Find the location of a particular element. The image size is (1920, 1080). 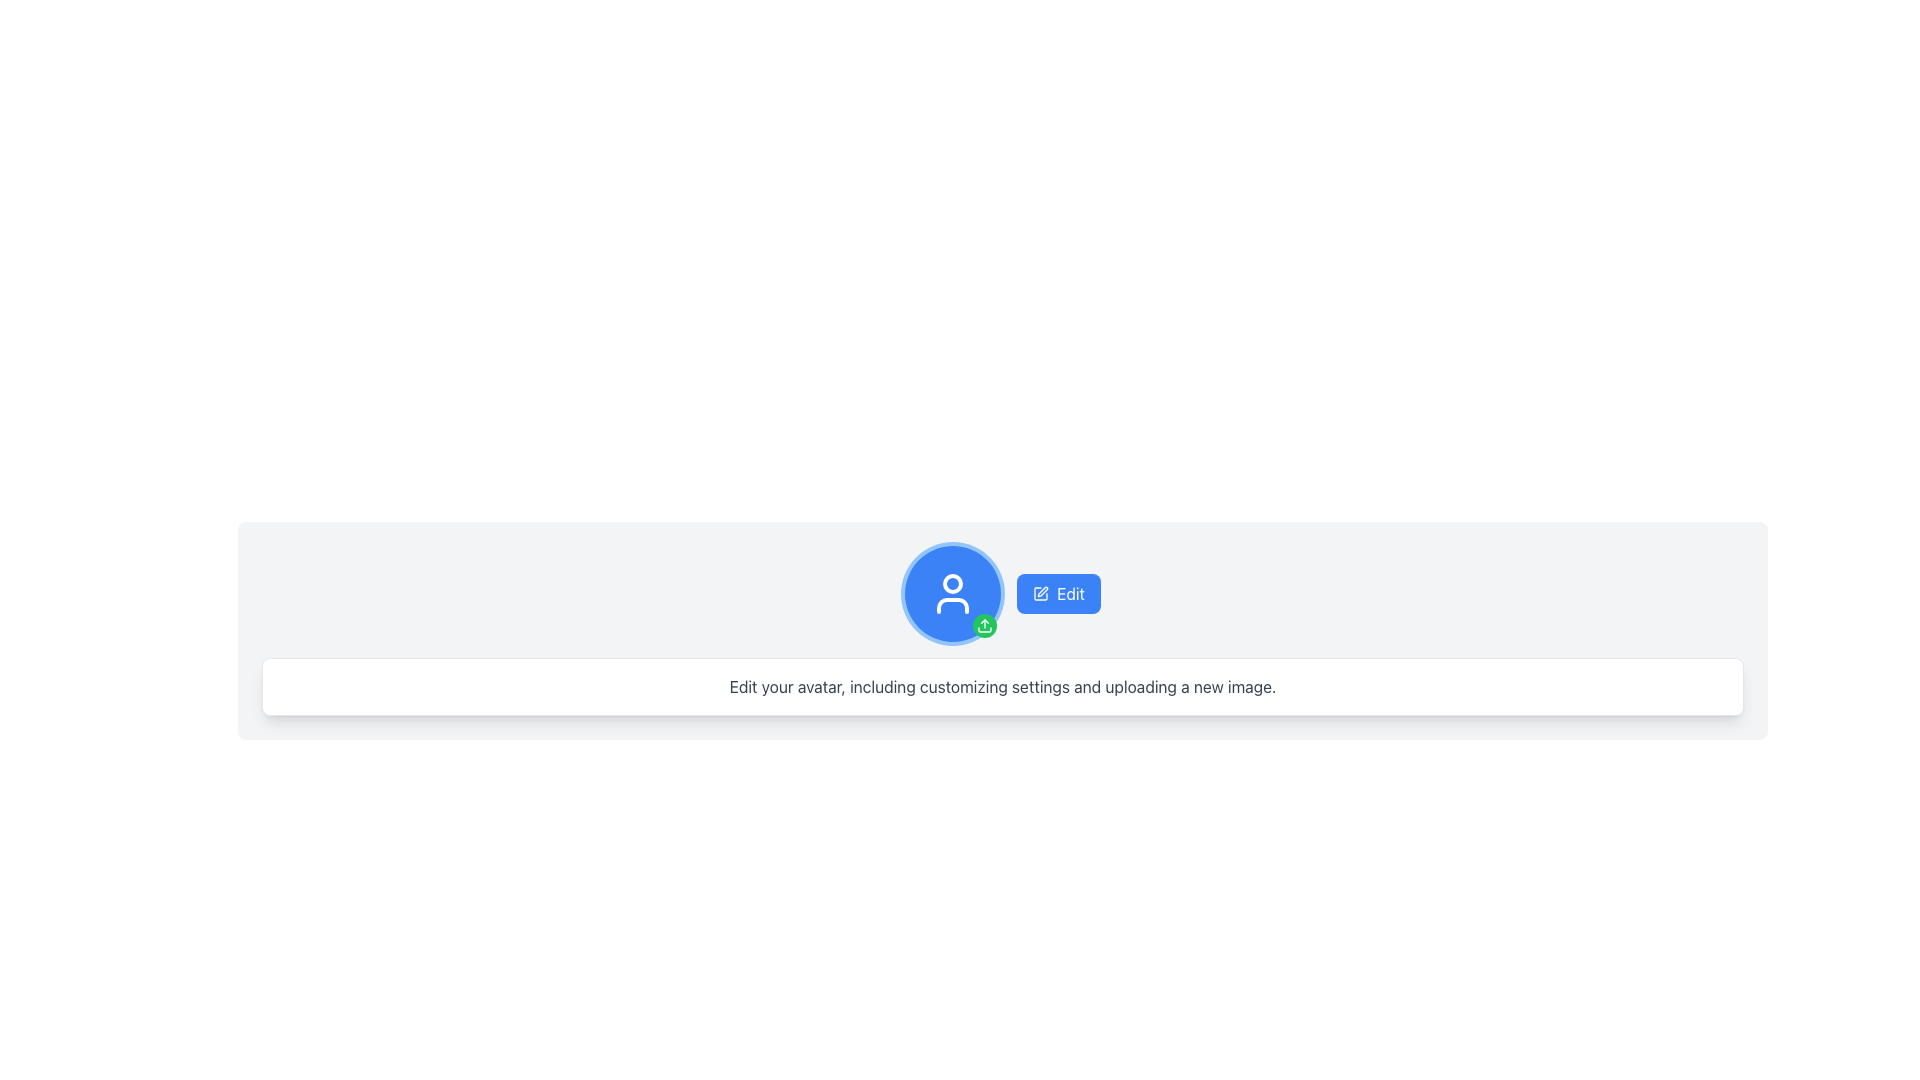

the user icon located at the center of the blue circular button is located at coordinates (952, 593).